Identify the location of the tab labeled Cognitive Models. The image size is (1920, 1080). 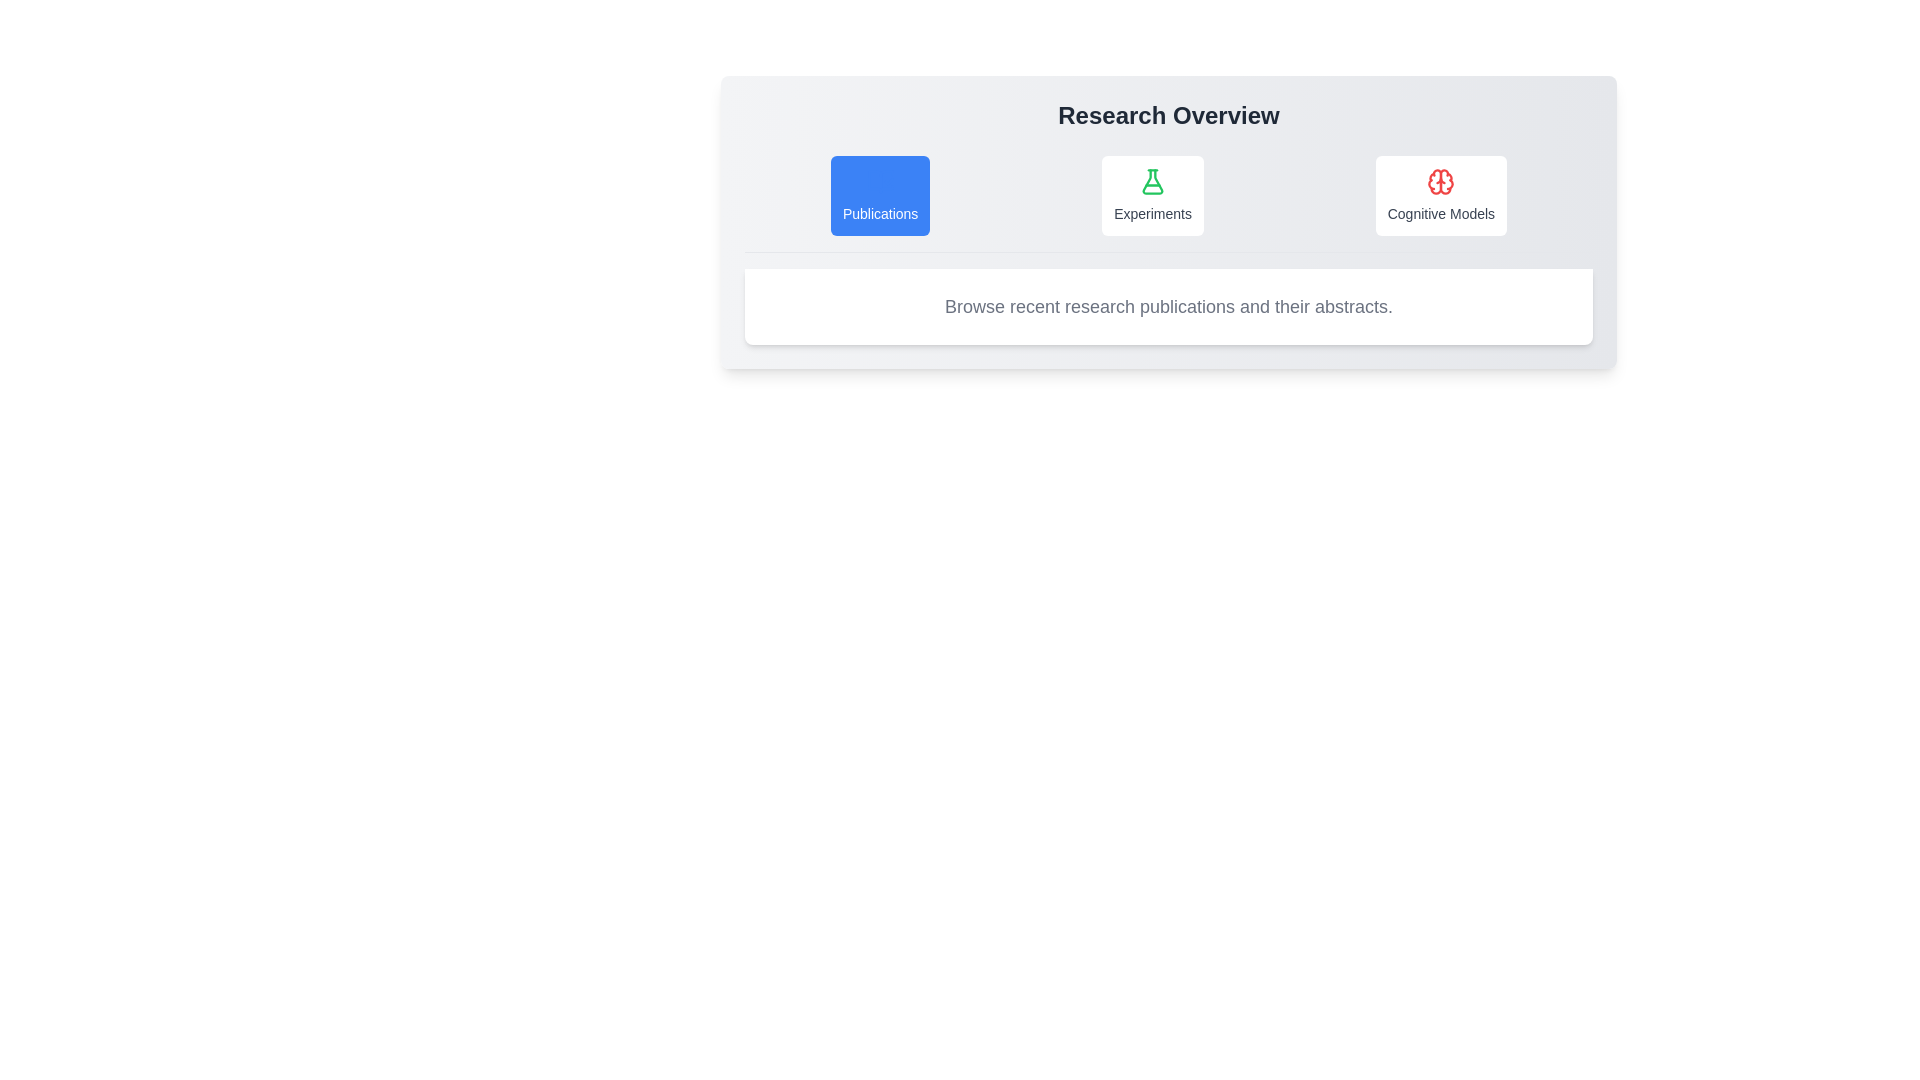
(1441, 196).